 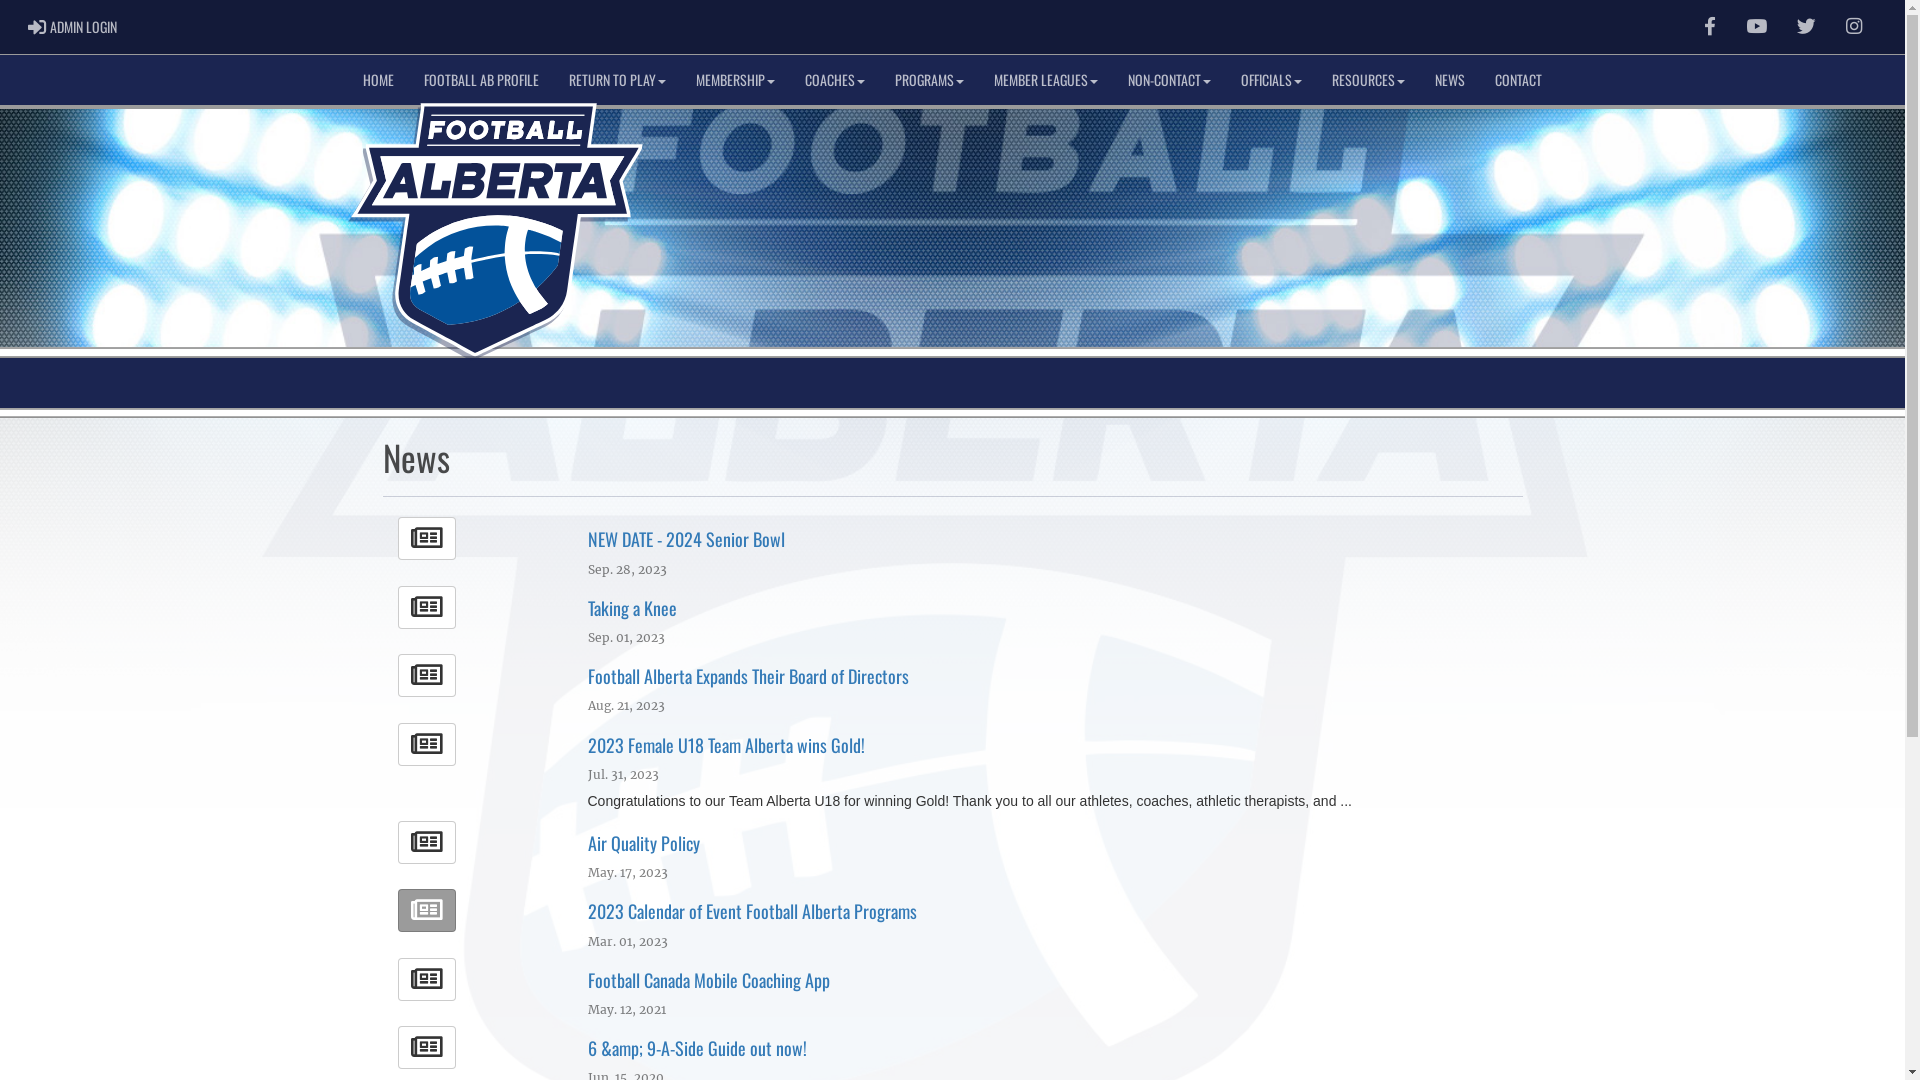 What do you see at coordinates (709, 978) in the screenshot?
I see `'Football Canada Mobile Coaching App'` at bounding box center [709, 978].